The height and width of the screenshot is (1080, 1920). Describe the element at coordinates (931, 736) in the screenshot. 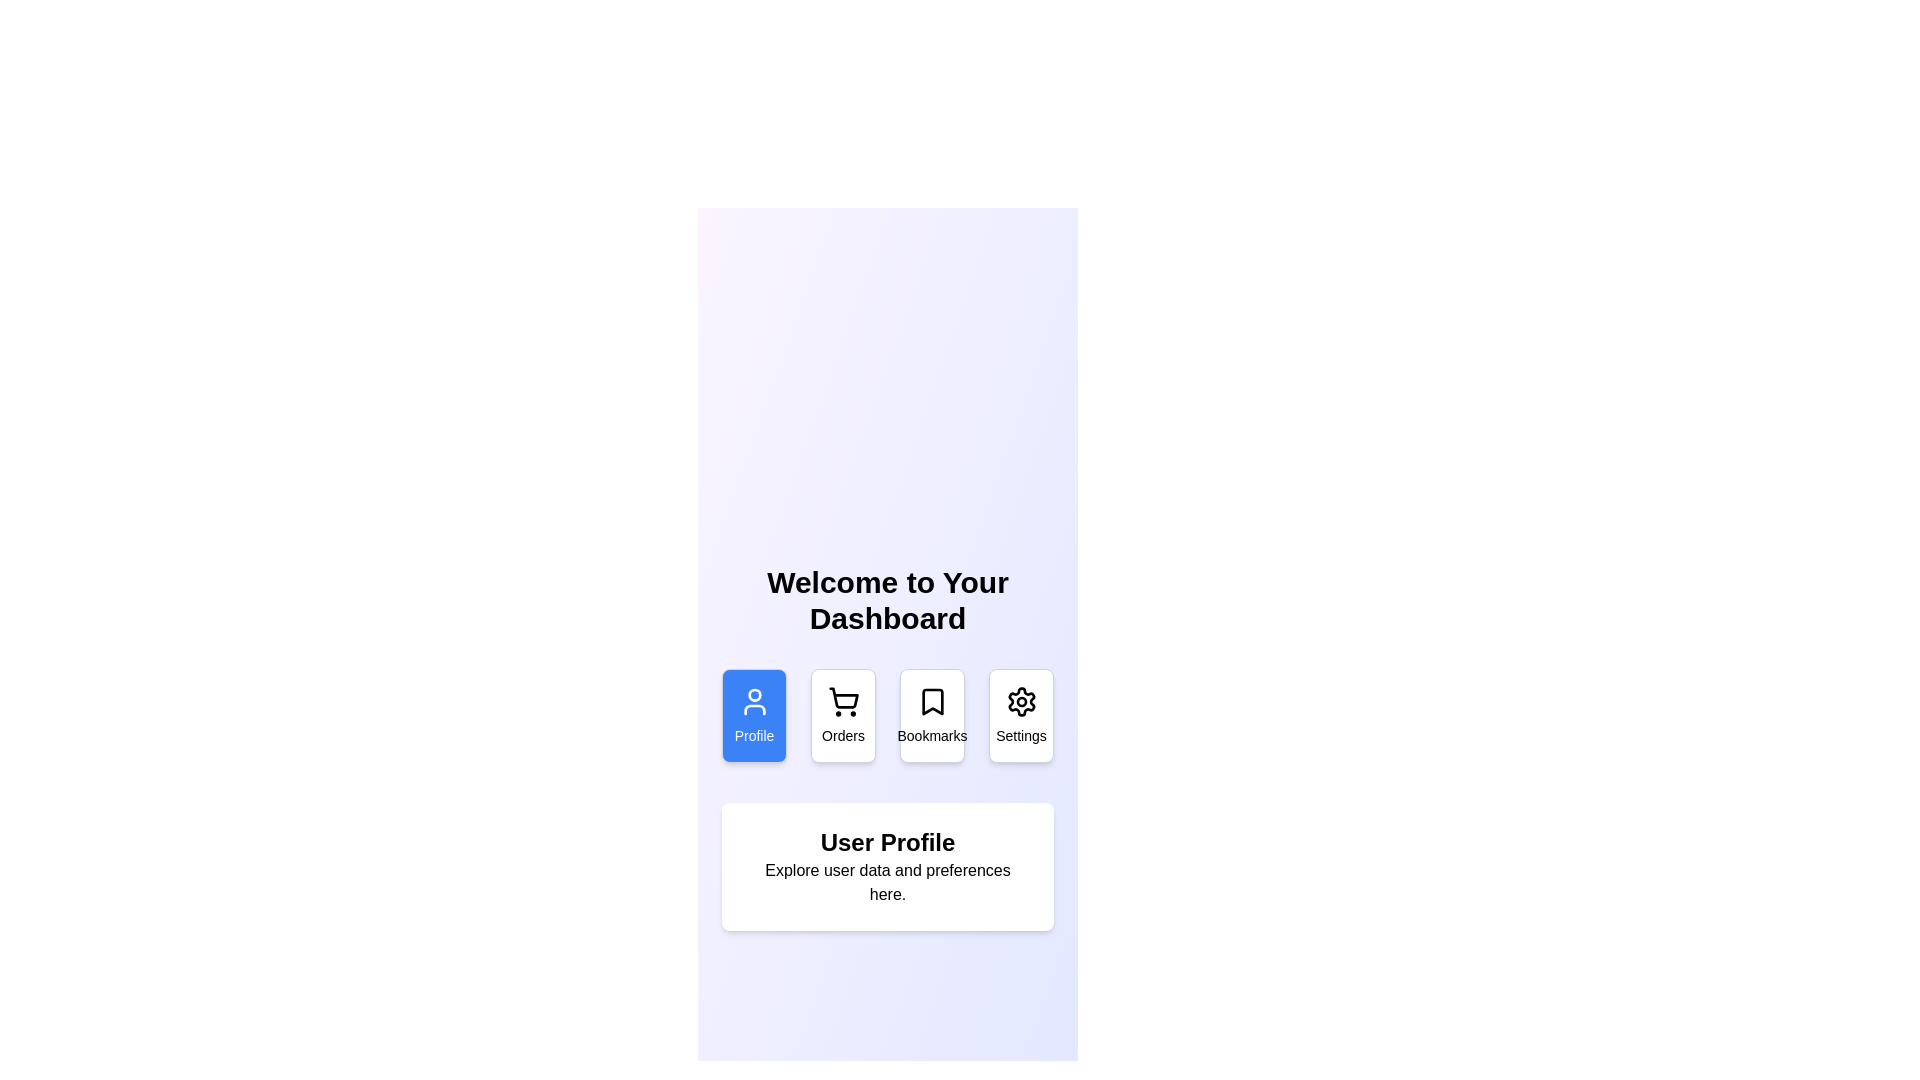

I see `the 'Bookmarks' text label element, which is the third item in the navigation menu under 'Welcome to Your Dashboard', located below the bookmark icon` at that location.